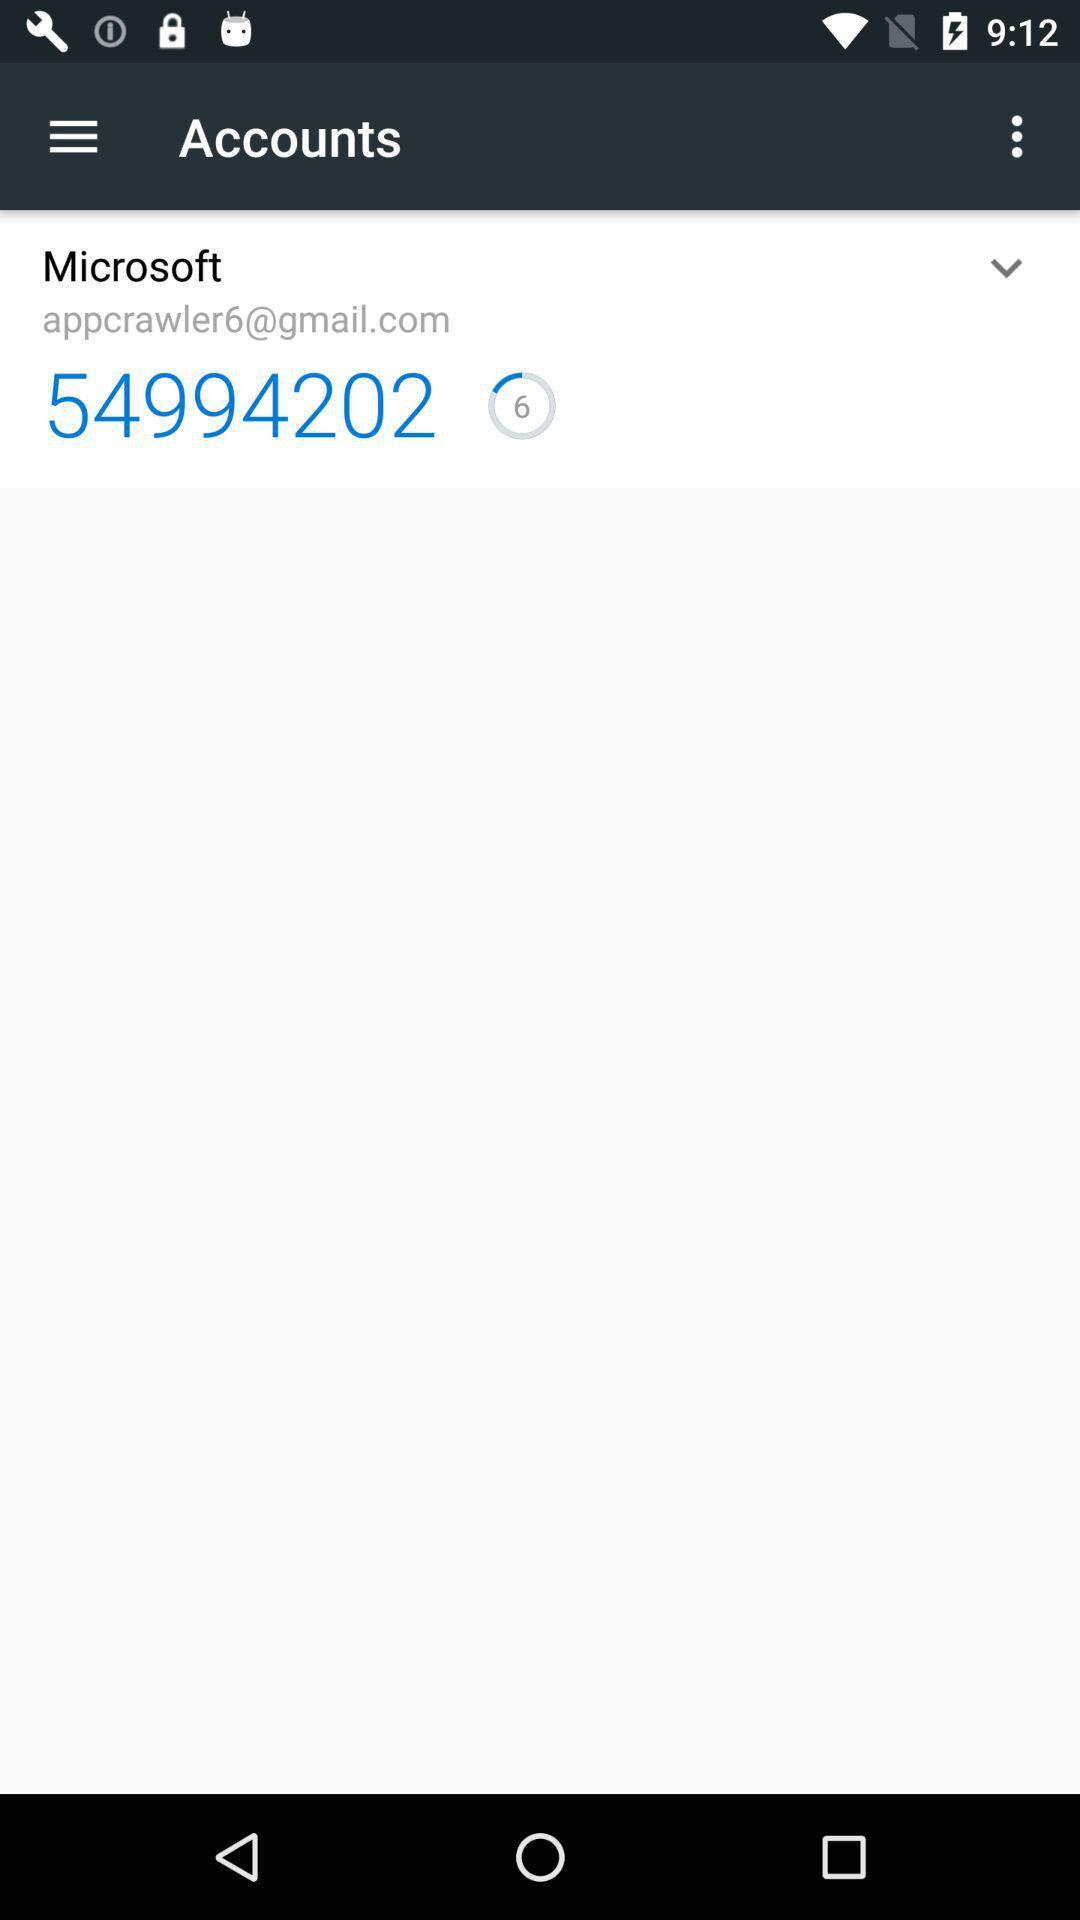  What do you see at coordinates (520, 404) in the screenshot?
I see `the icon next to 54994202 item` at bounding box center [520, 404].